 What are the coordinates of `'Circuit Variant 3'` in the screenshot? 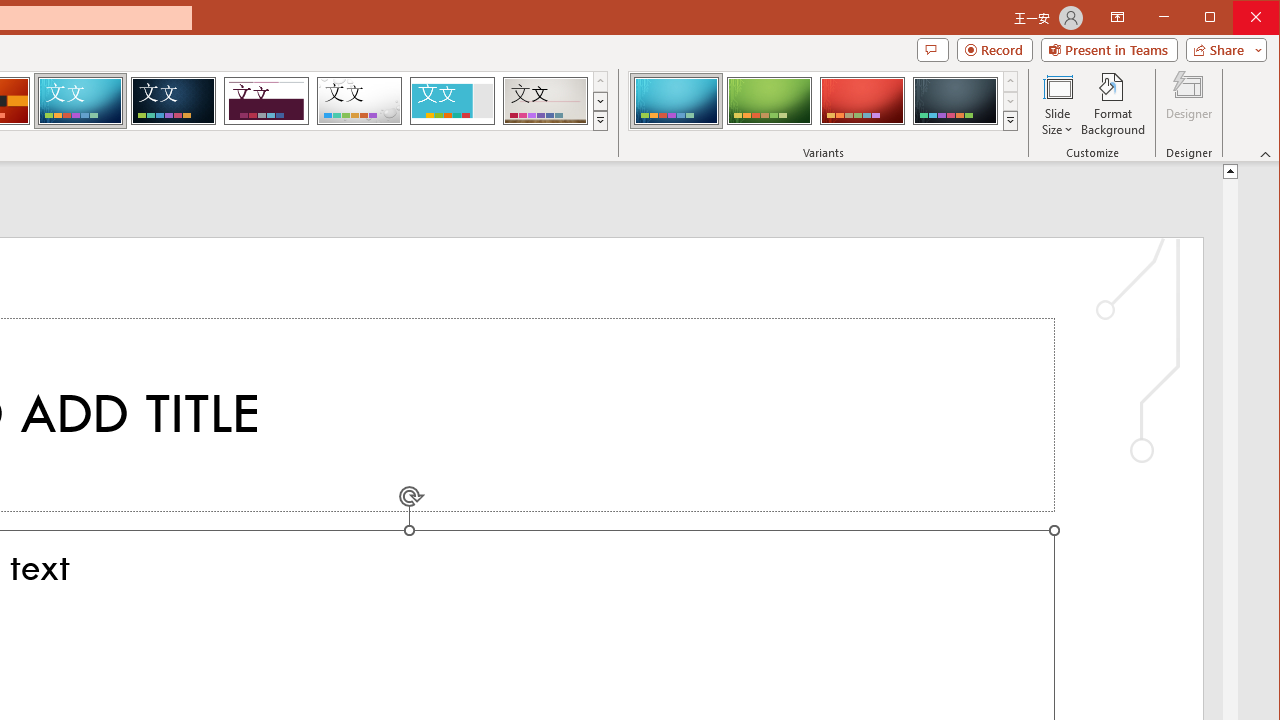 It's located at (862, 100).